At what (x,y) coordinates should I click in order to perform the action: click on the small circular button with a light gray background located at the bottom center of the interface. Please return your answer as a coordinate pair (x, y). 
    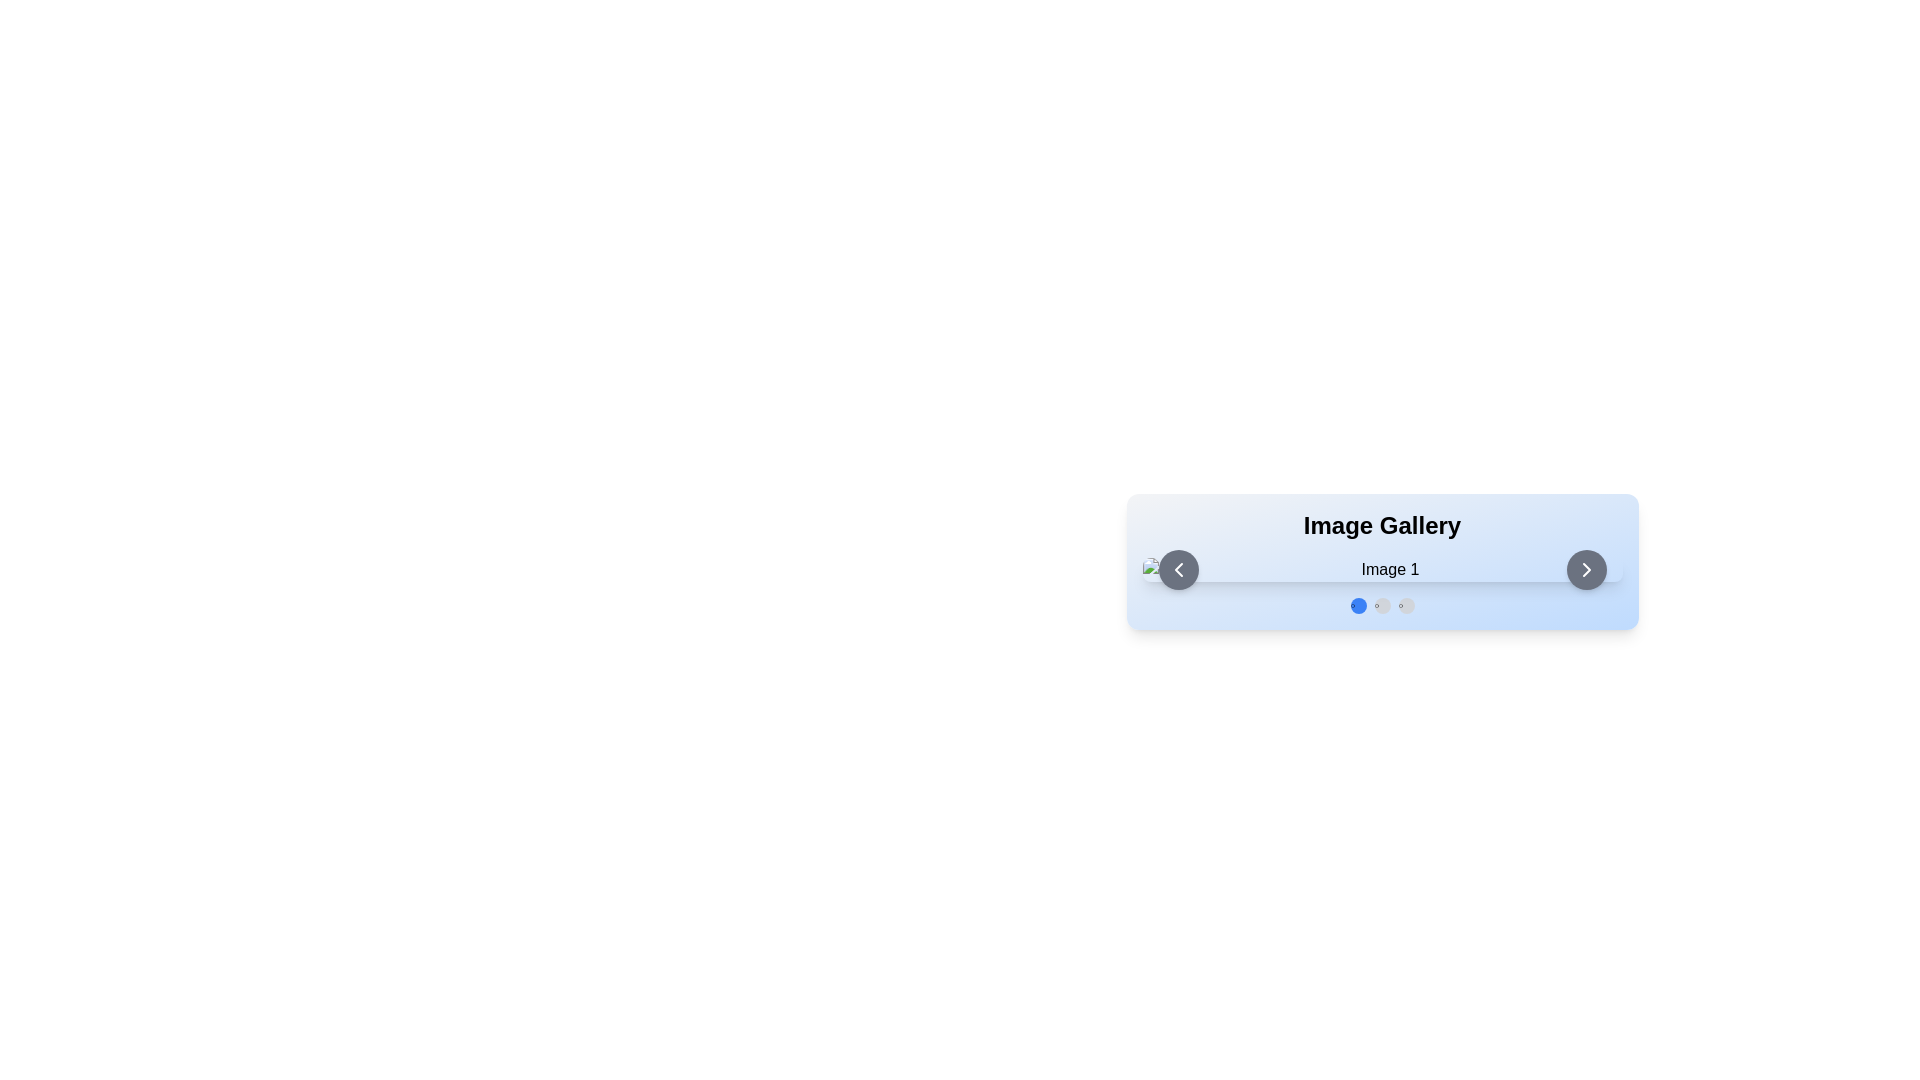
    Looking at the image, I should click on (1381, 604).